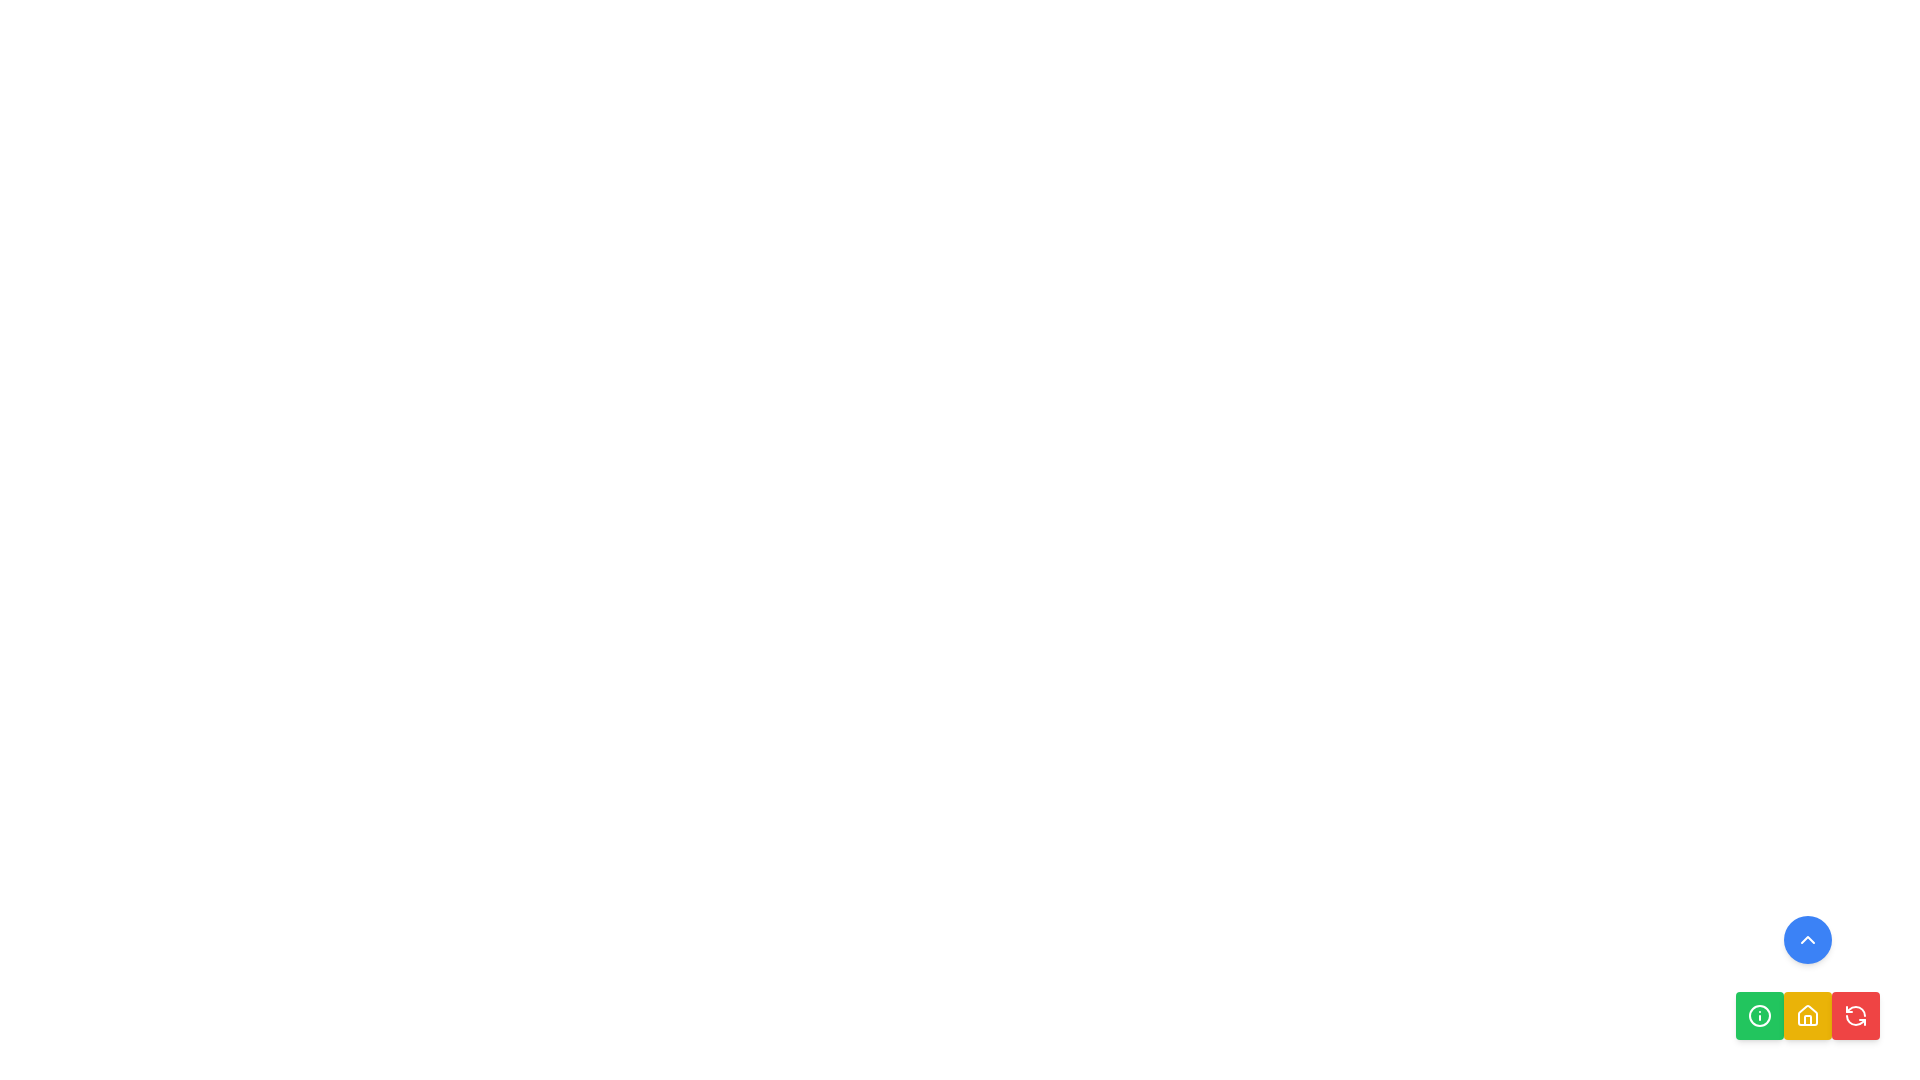  What do you see at coordinates (1808, 1014) in the screenshot?
I see `the house-like icon with a yellow fill and black stroke, located between the green info icon and the red refresh icon` at bounding box center [1808, 1014].